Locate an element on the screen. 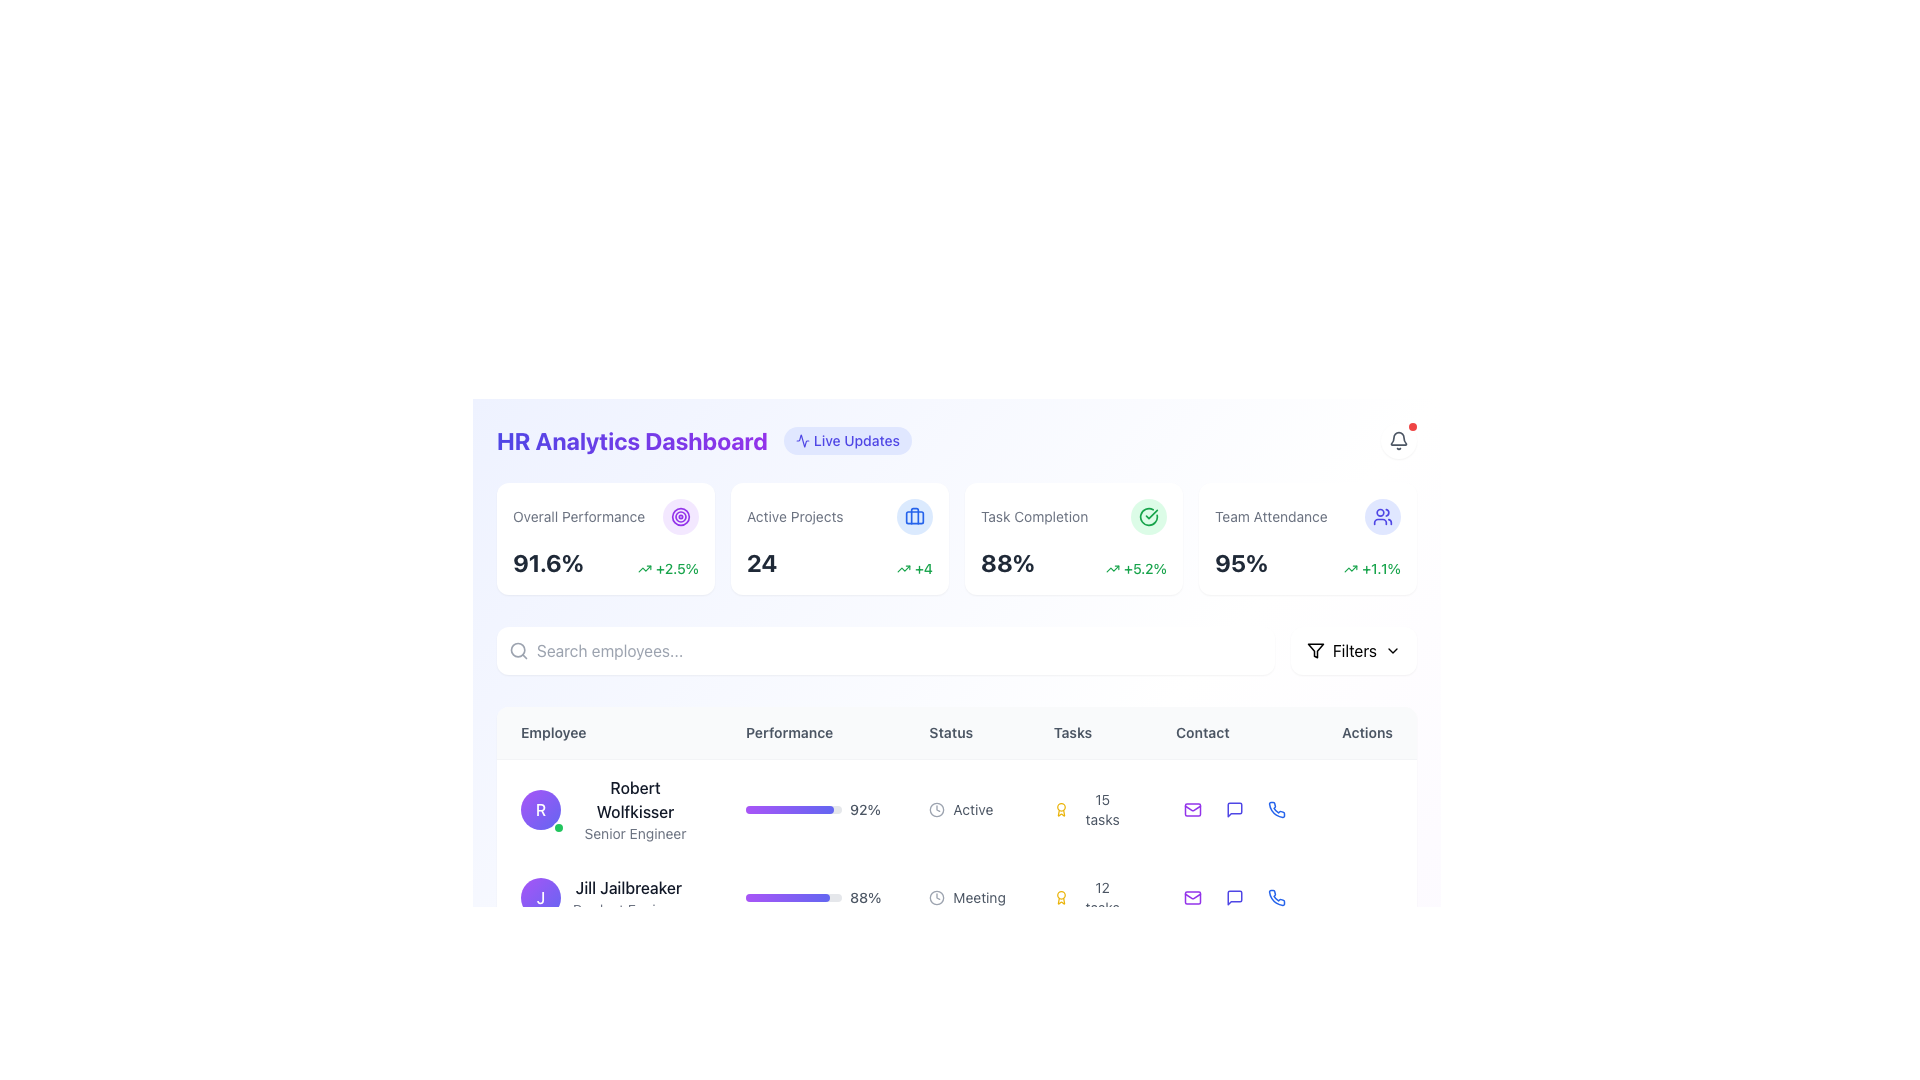 Image resolution: width=1920 pixels, height=1080 pixels. text label that serves as a header for the performance metric displayed below it, providing context to the adjacent visual information is located at coordinates (578, 515).